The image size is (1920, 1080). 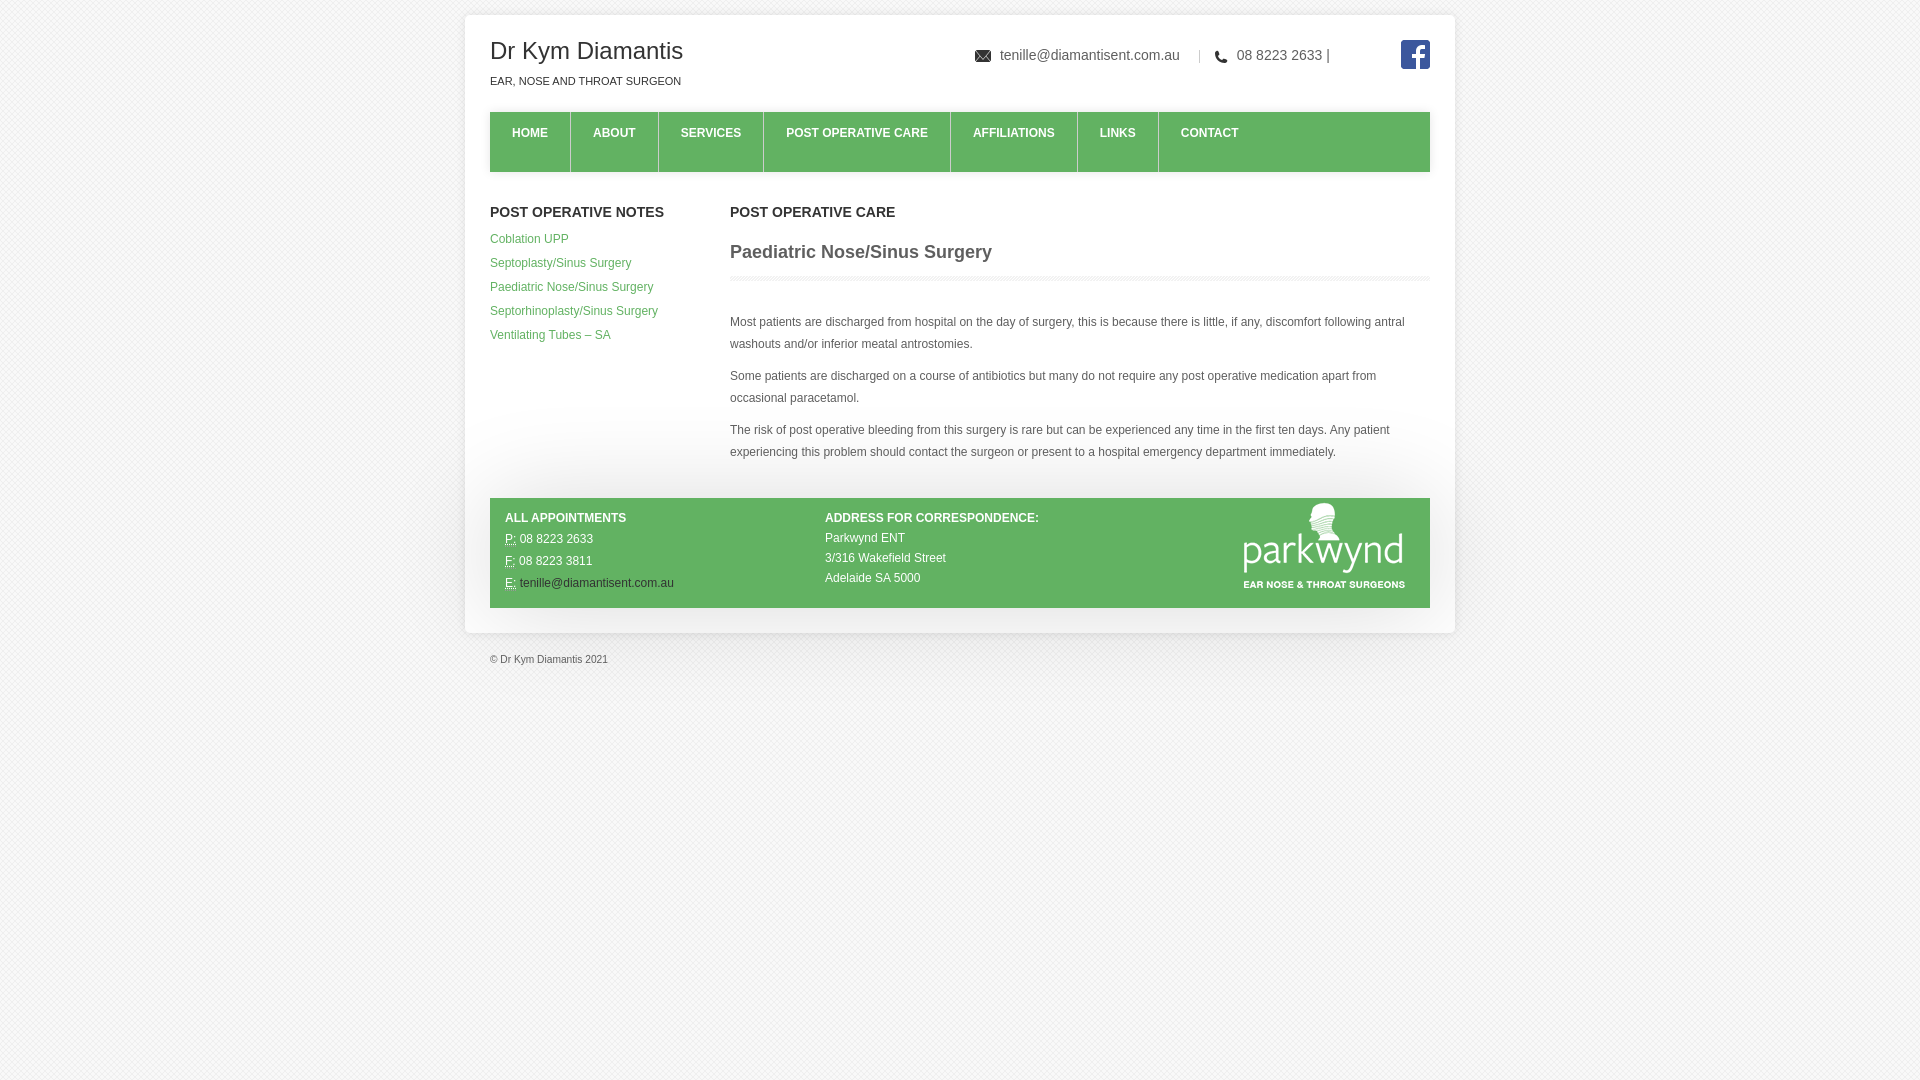 I want to click on 'HOME', so click(x=529, y=141).